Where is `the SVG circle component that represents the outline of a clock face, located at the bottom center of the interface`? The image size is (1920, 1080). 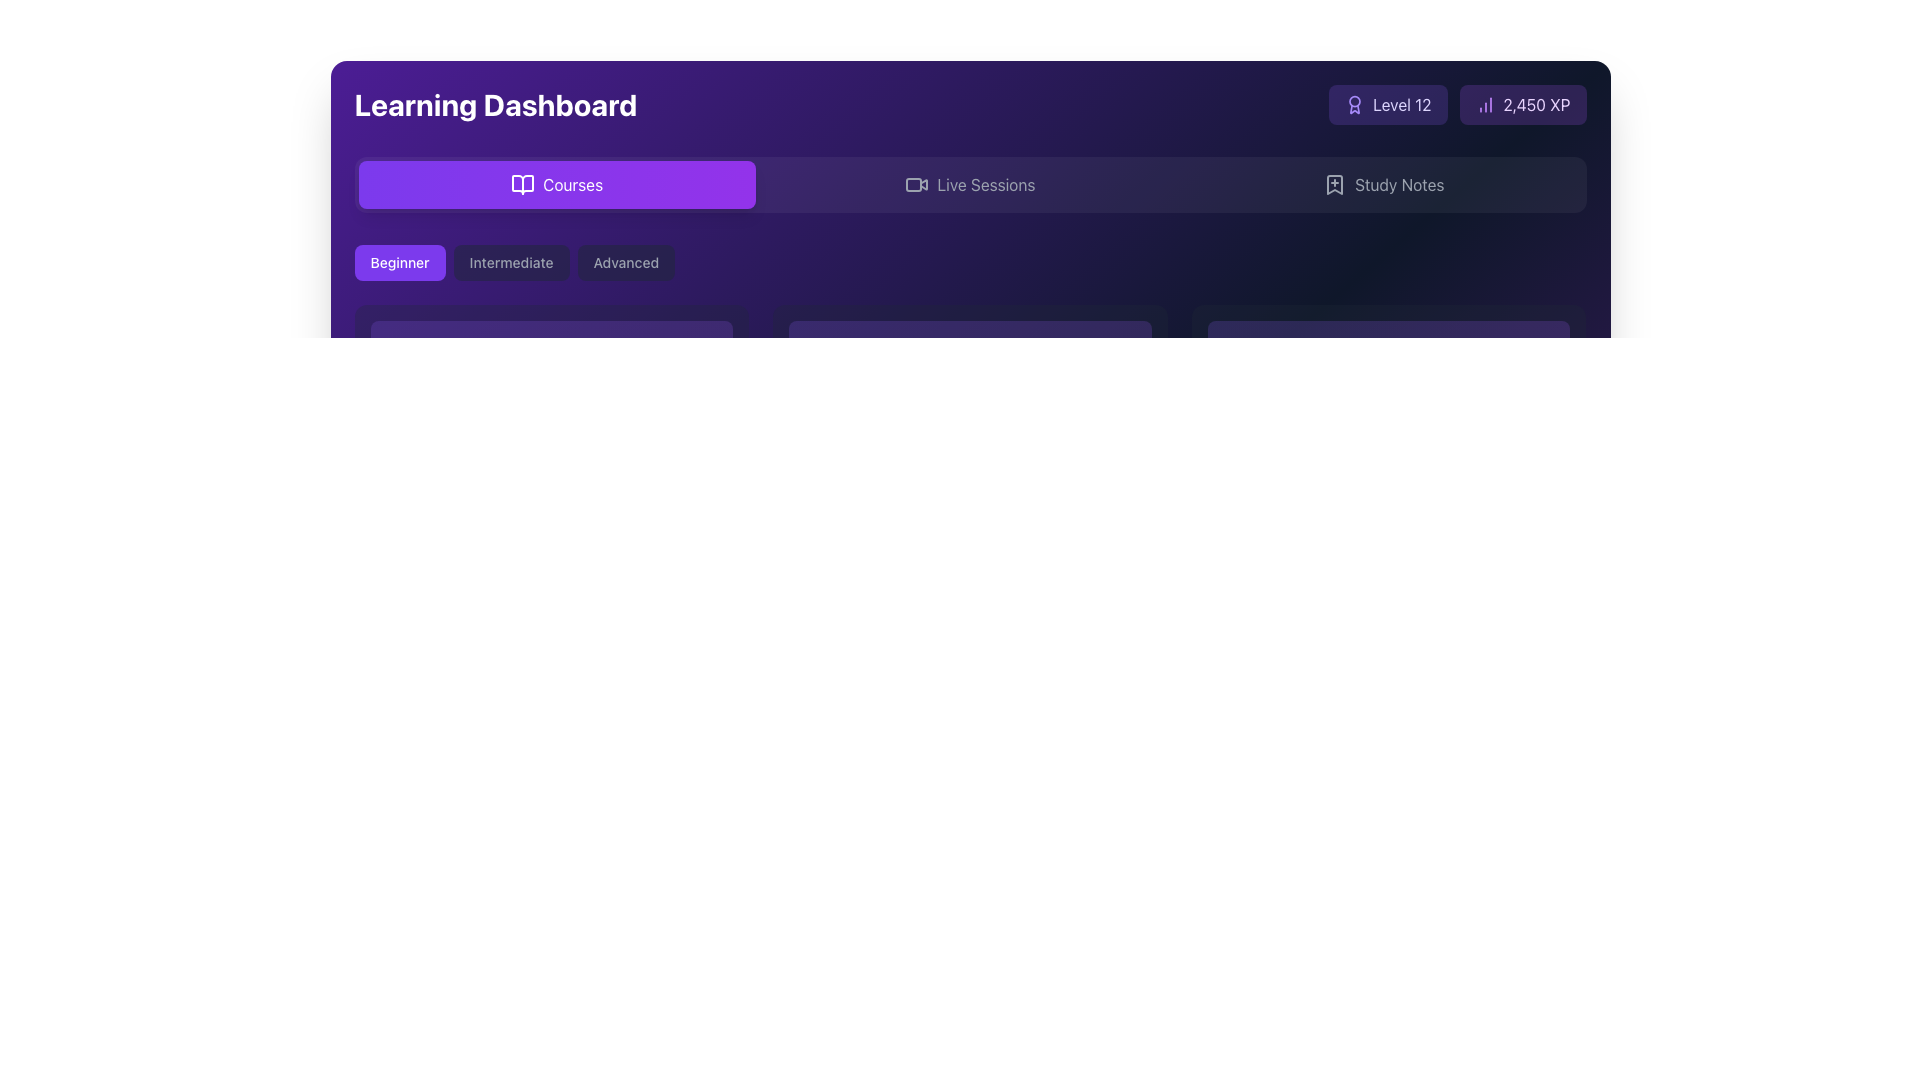 the SVG circle component that represents the outline of a clock face, located at the bottom center of the interface is located at coordinates (378, 1012).